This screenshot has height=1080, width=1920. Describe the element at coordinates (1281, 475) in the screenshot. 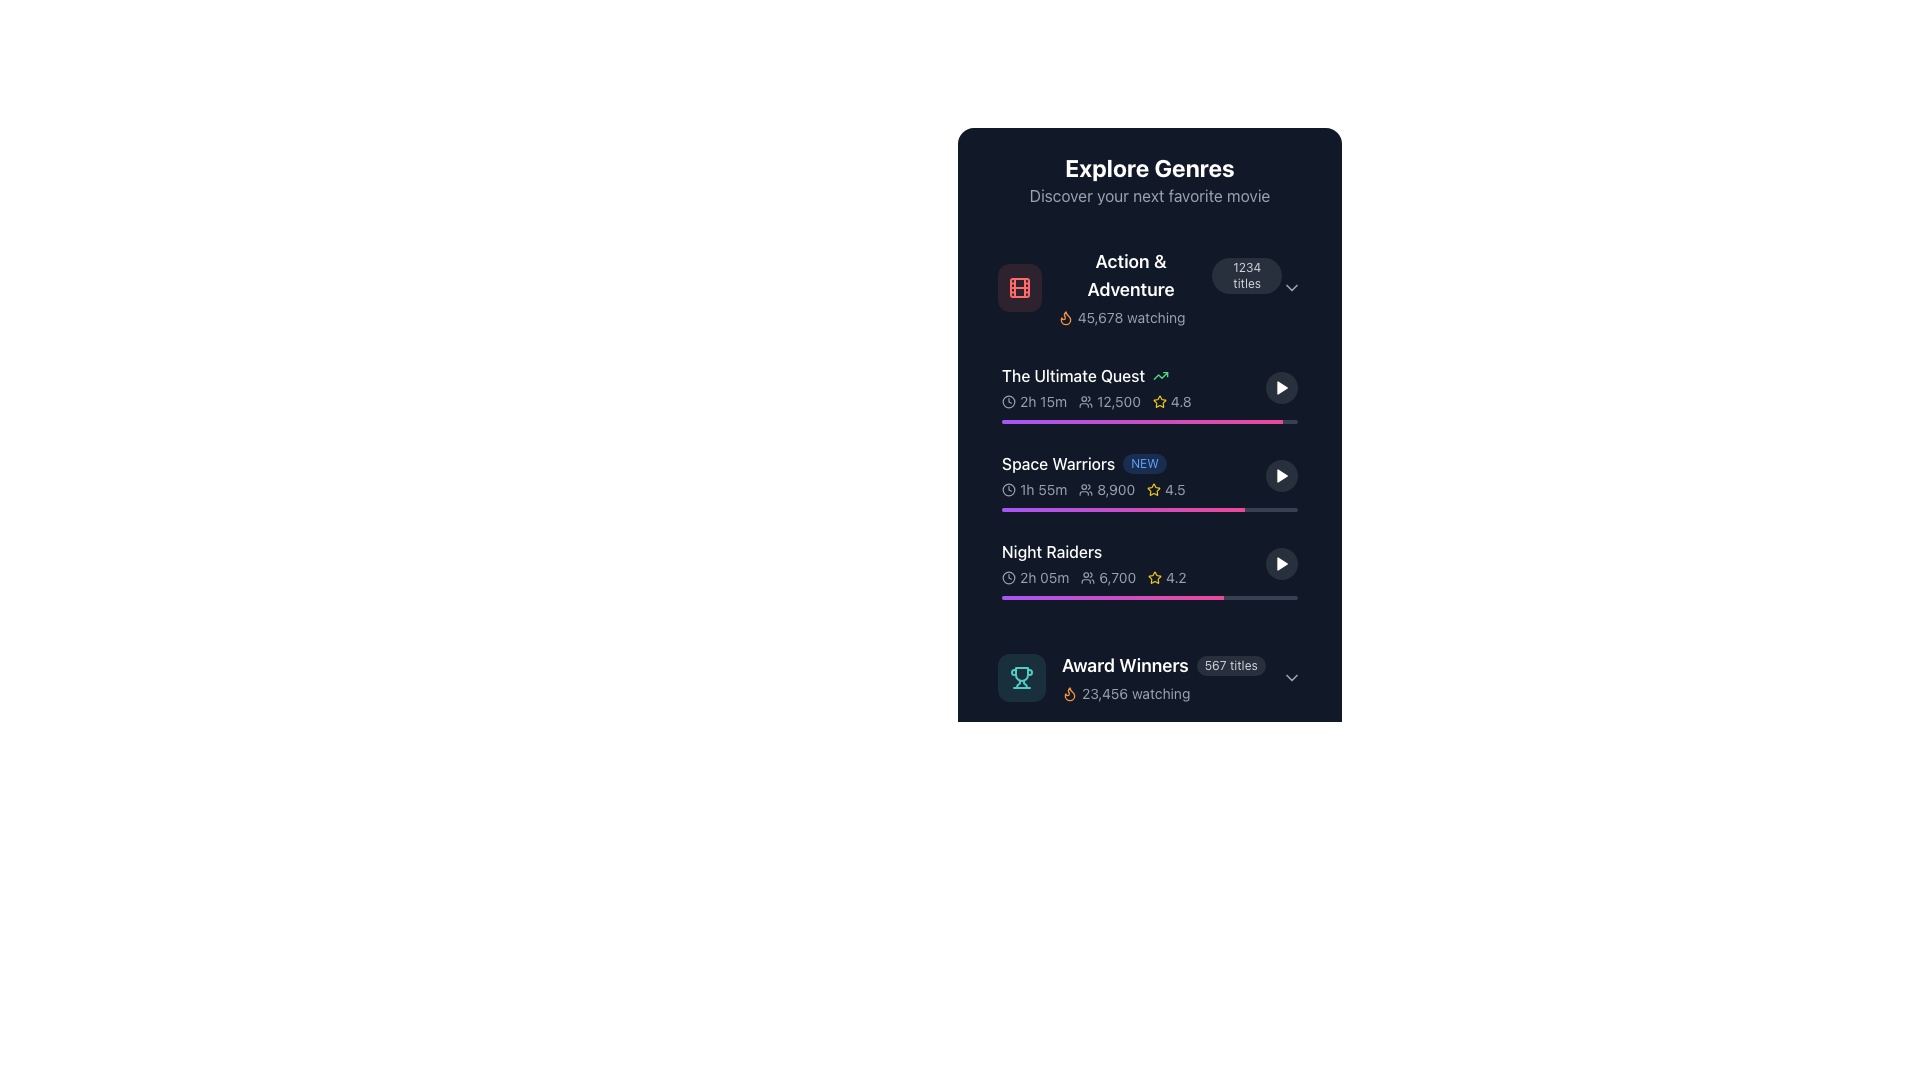

I see `the play button located to the far right of the 'Space Warriors' listing` at that location.